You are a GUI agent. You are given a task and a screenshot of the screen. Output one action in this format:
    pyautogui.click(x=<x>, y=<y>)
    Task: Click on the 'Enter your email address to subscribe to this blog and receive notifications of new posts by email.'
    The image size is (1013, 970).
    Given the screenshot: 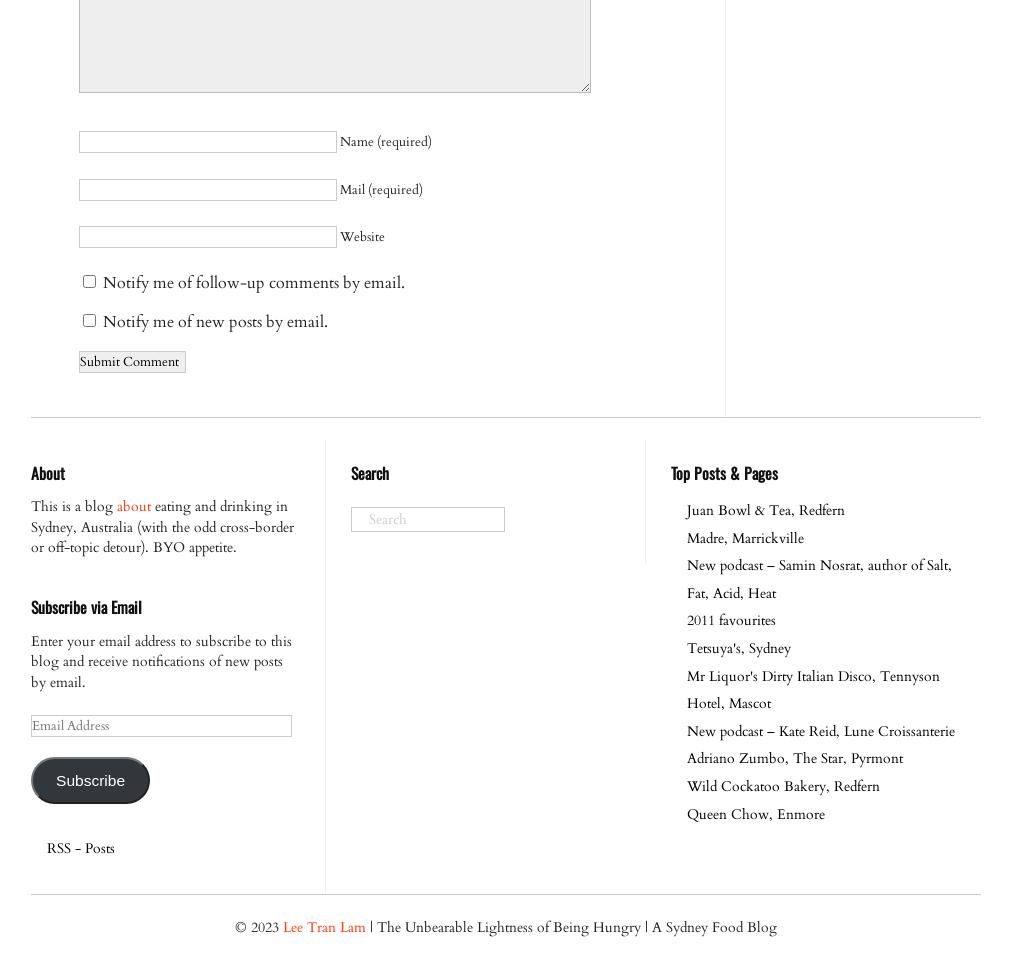 What is the action you would take?
    pyautogui.click(x=161, y=660)
    